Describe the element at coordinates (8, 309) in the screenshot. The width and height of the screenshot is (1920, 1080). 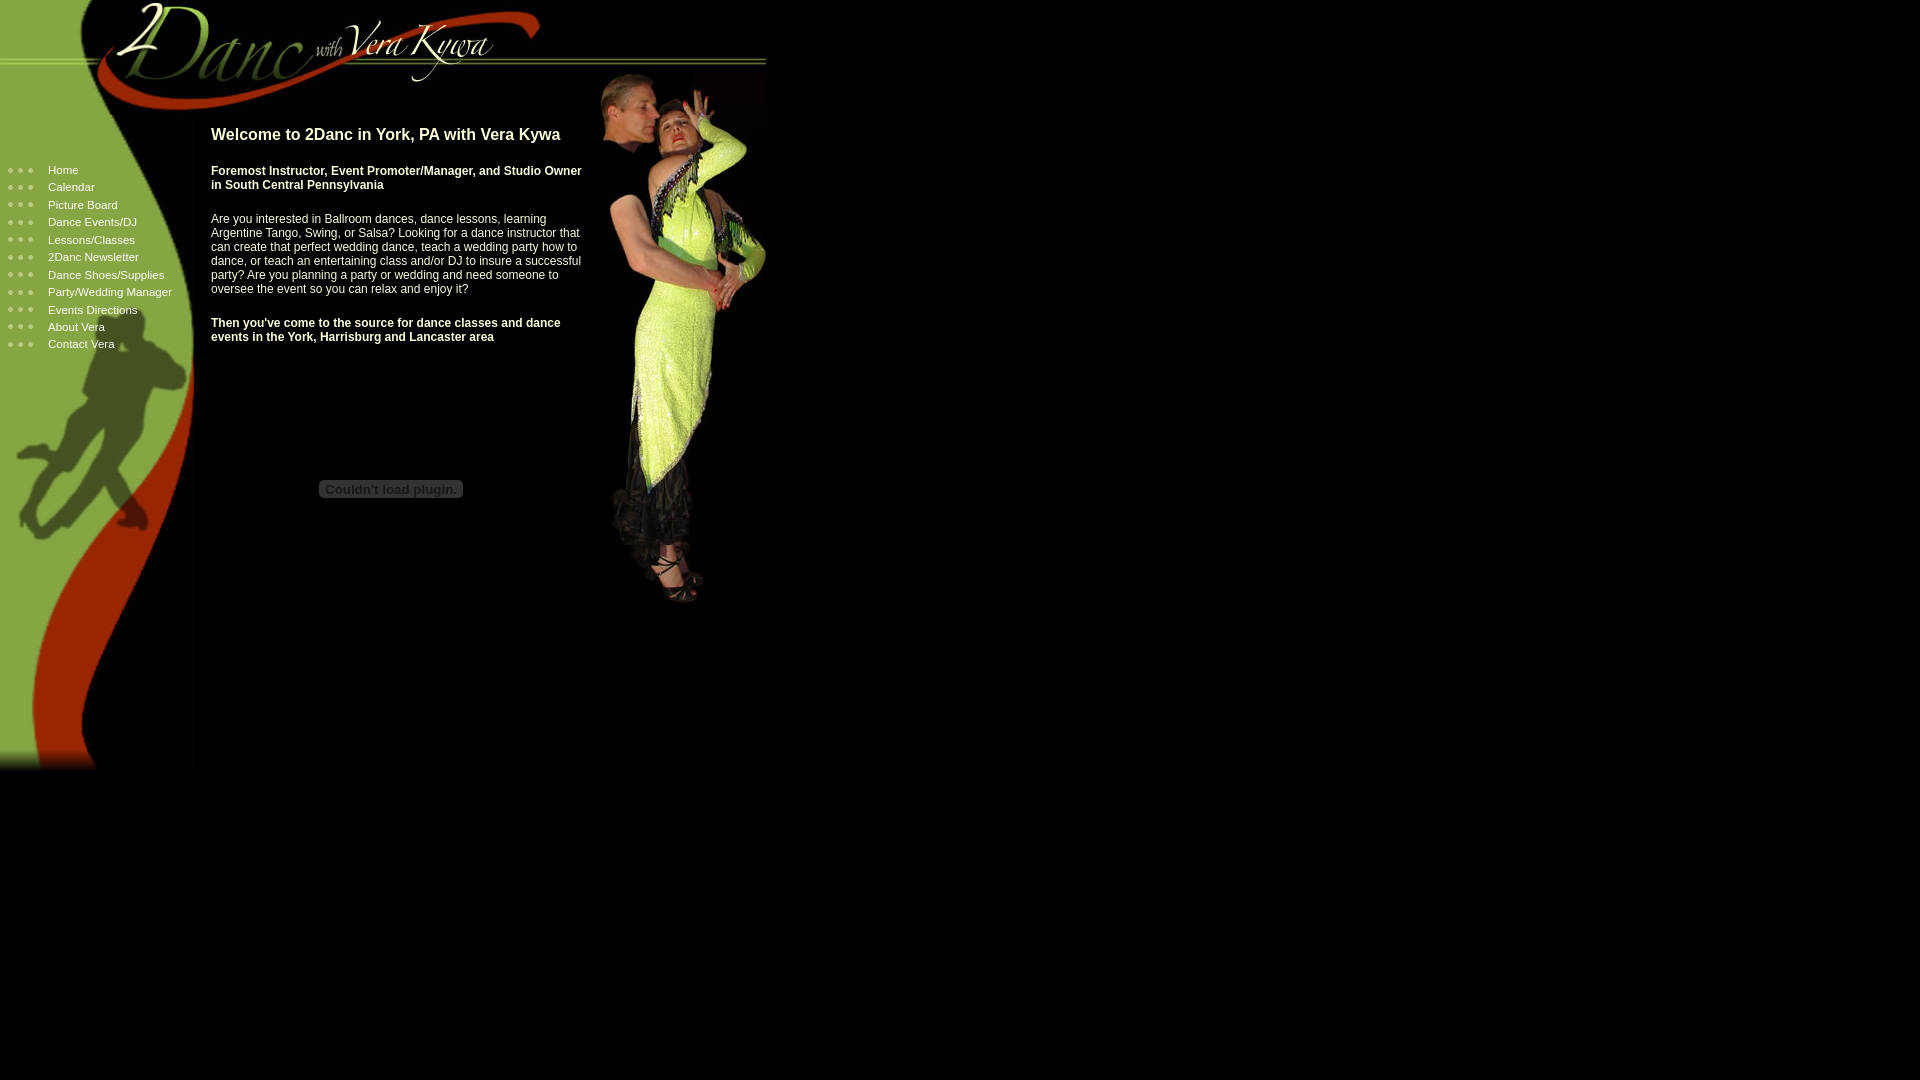
I see `'Events Directions'` at that location.